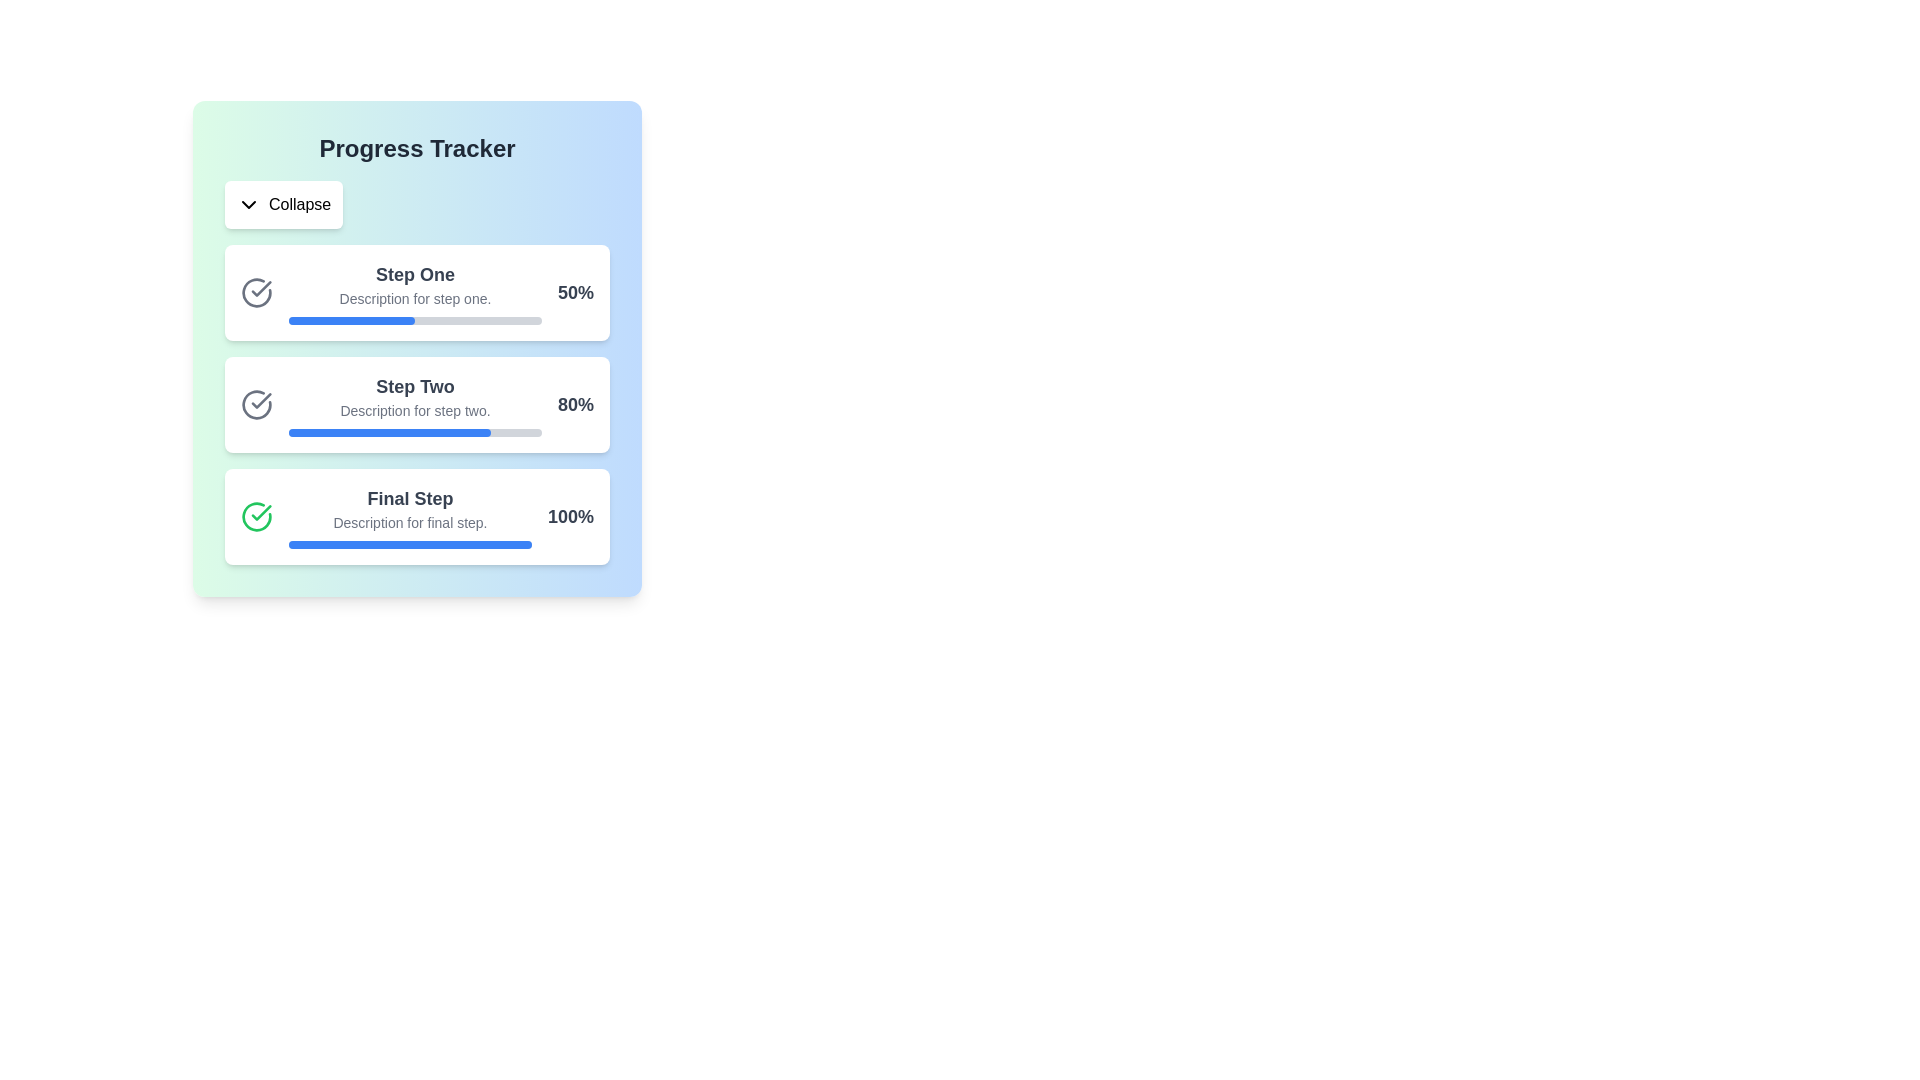  What do you see at coordinates (570, 515) in the screenshot?
I see `value of the Text label displaying '100%' in bold styling, located at the right end of the 'Final Step' box under the progress tracker` at bounding box center [570, 515].